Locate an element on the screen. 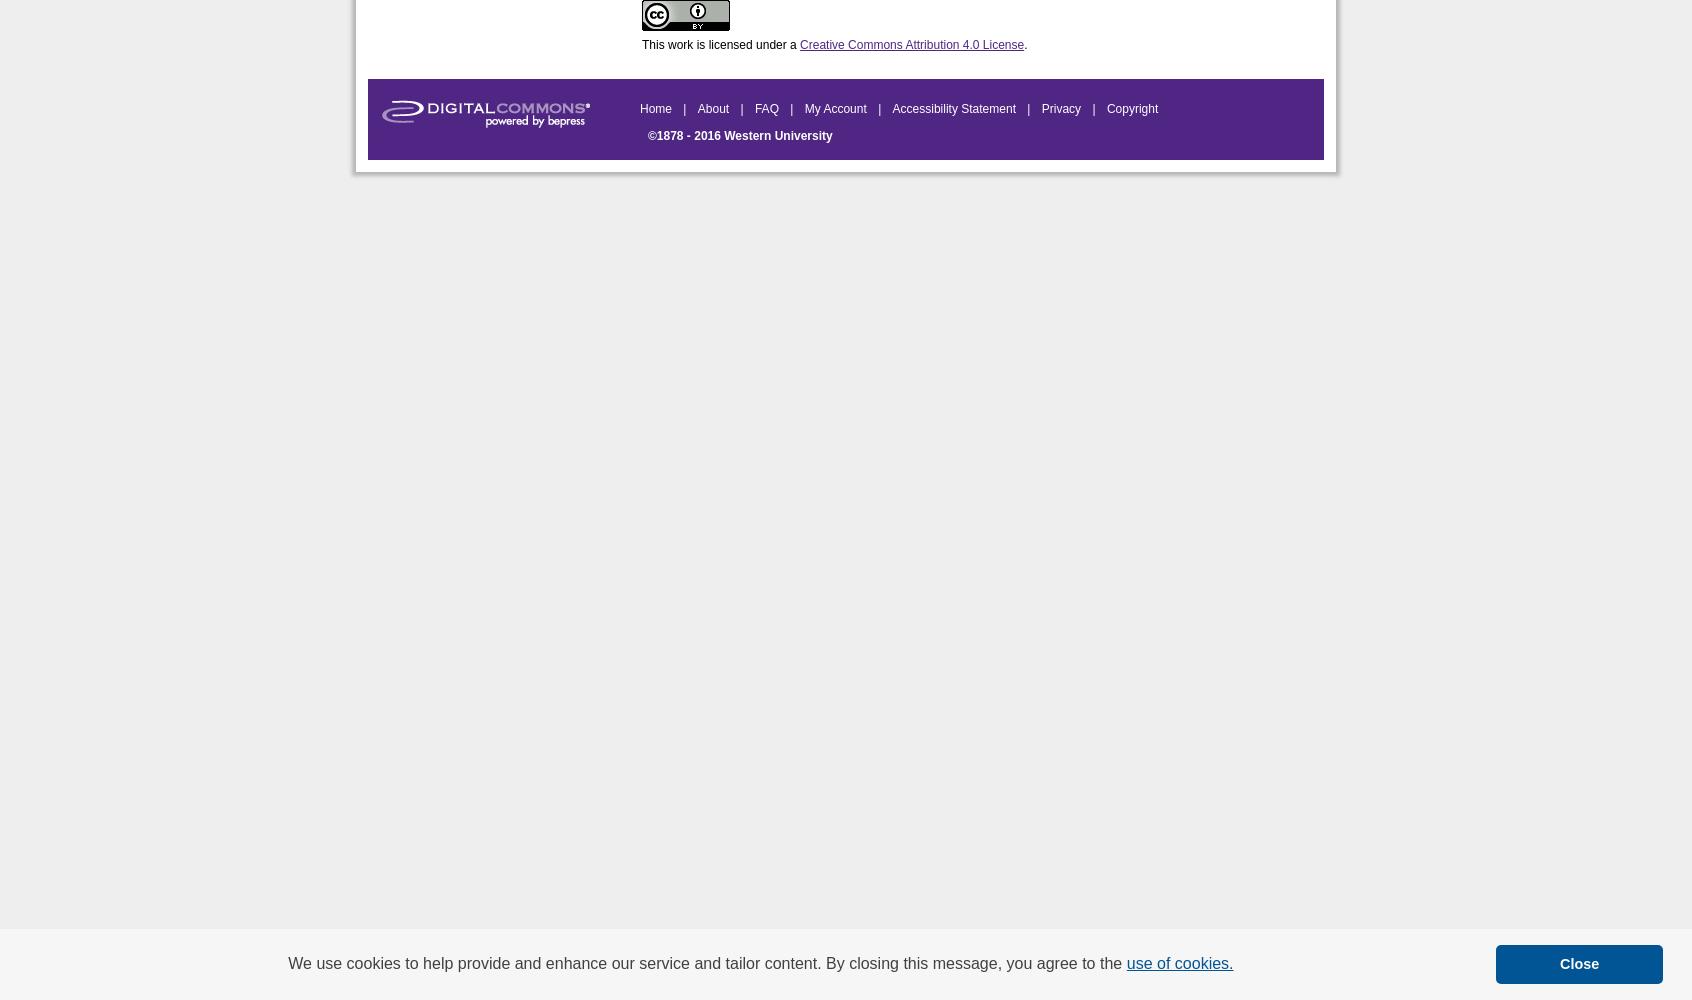  '©1878 - 2016 Western University' is located at coordinates (739, 136).